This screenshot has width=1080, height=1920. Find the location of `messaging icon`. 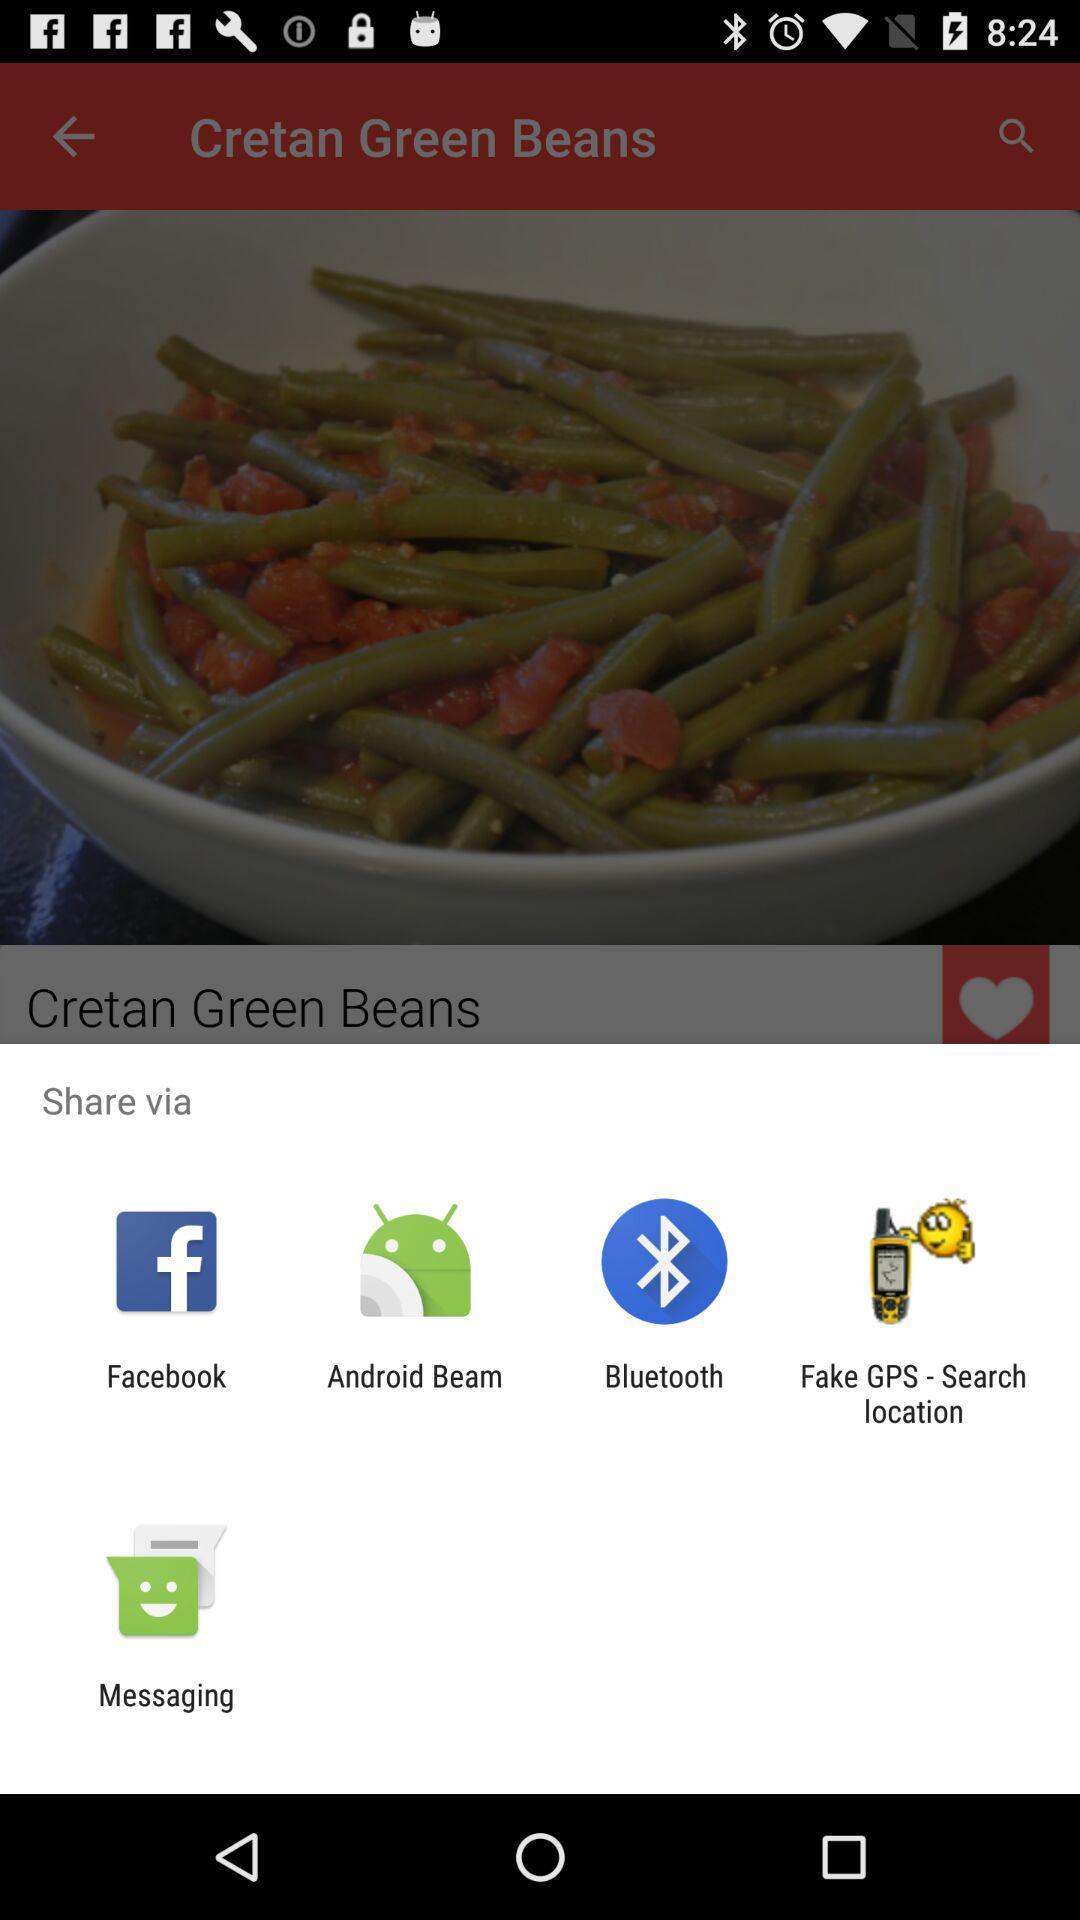

messaging icon is located at coordinates (165, 1711).